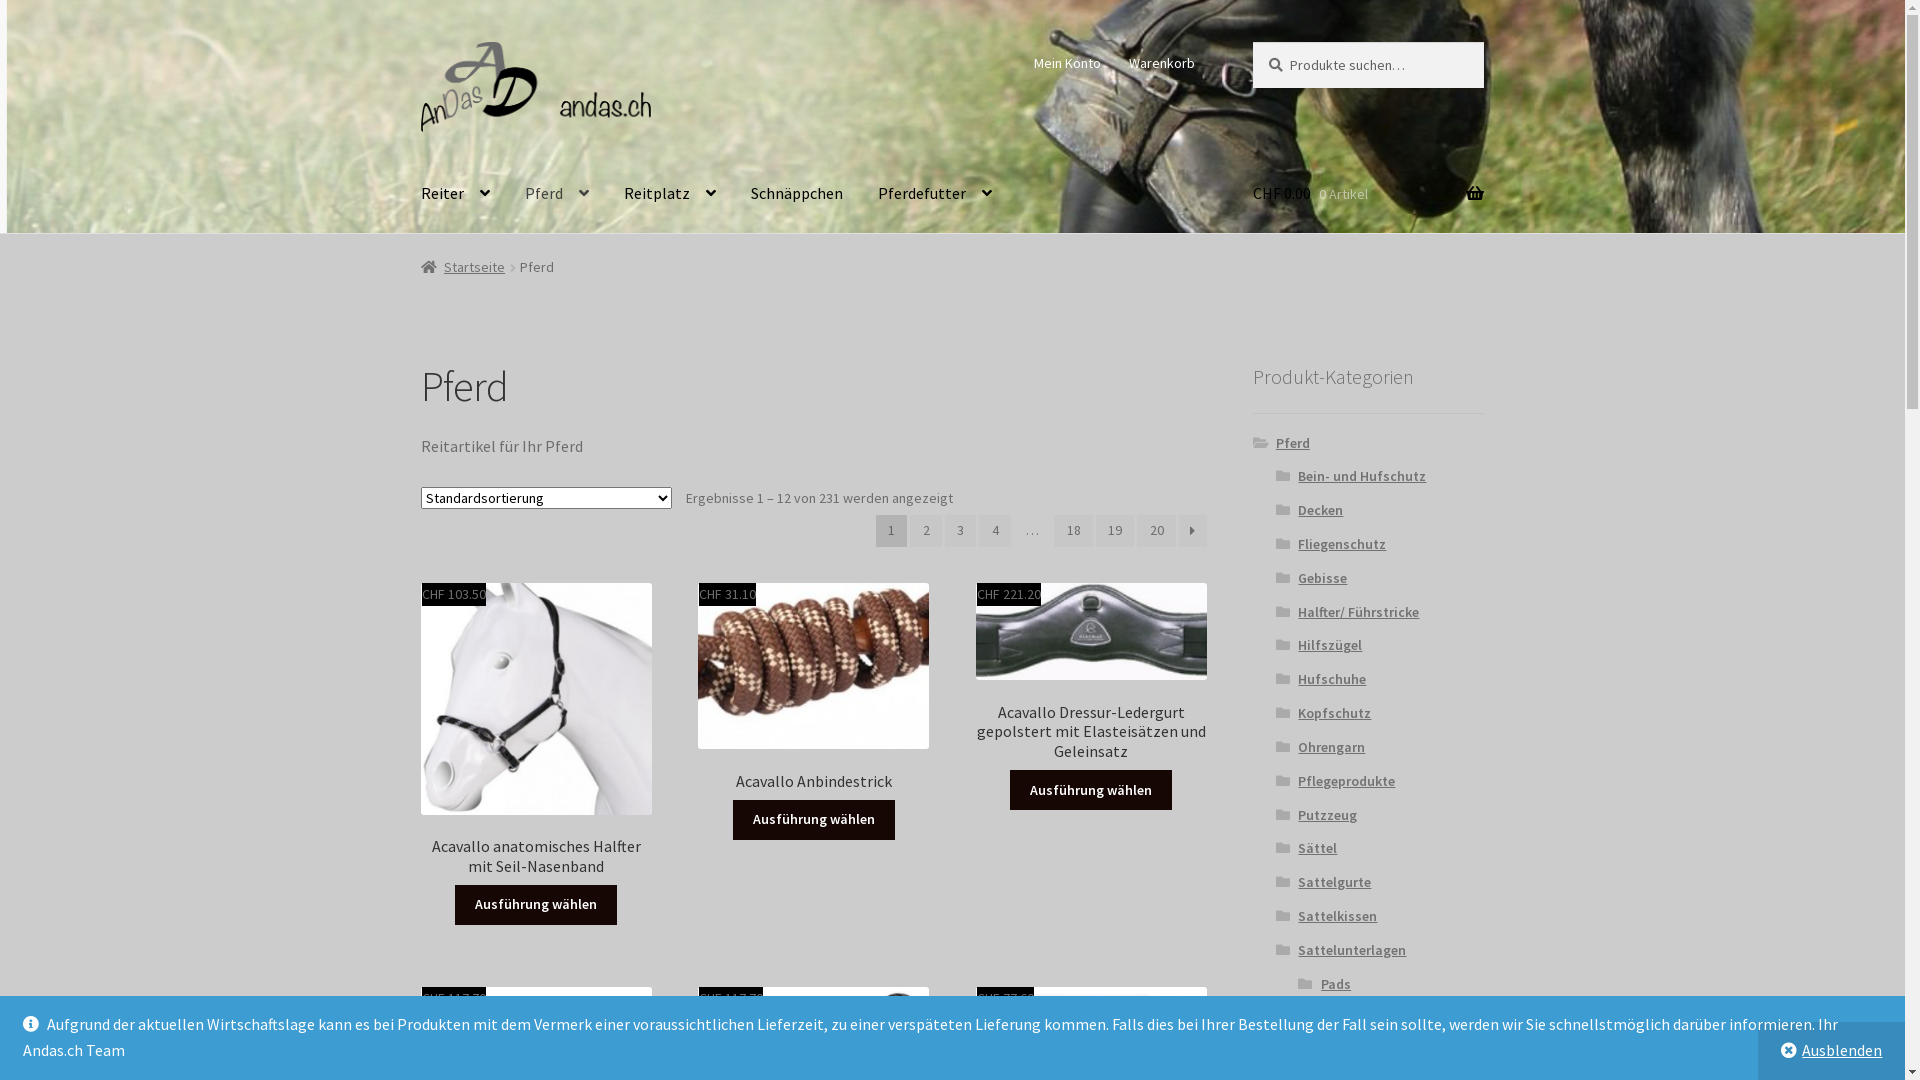 This screenshot has width=1920, height=1080. I want to click on 'Warenkorb', so click(1161, 61).